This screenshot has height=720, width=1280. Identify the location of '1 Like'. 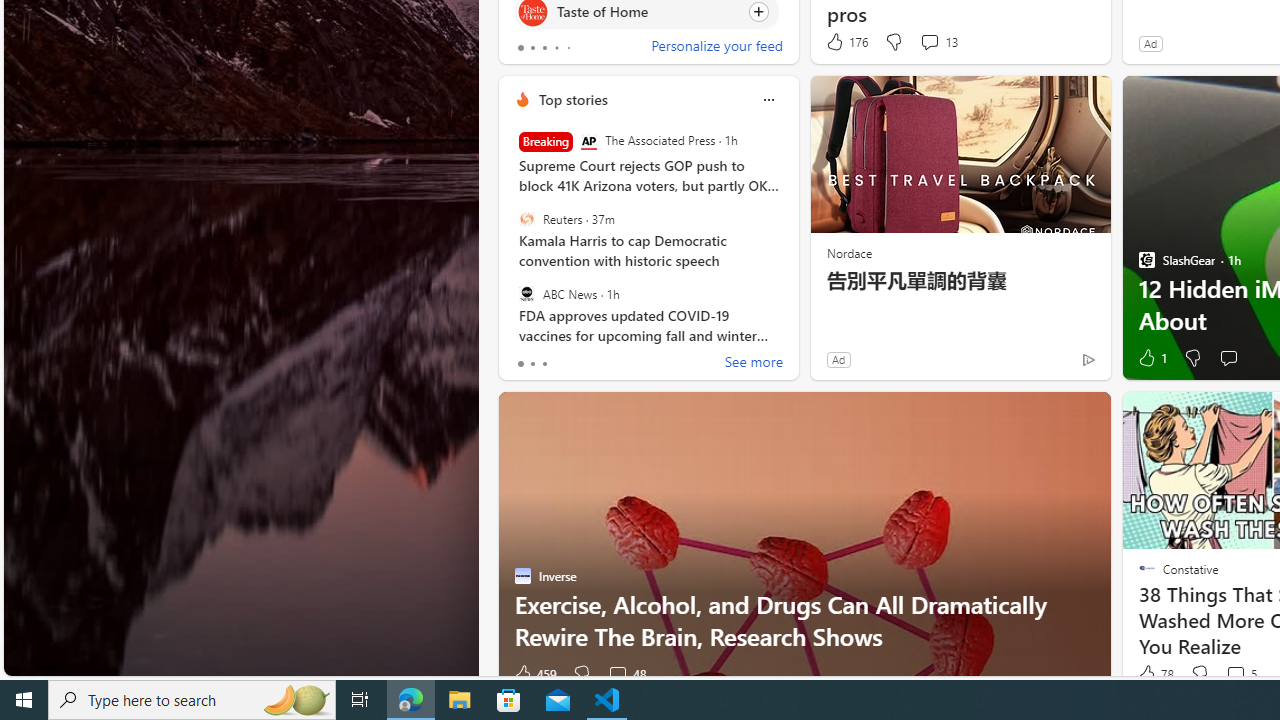
(1151, 357).